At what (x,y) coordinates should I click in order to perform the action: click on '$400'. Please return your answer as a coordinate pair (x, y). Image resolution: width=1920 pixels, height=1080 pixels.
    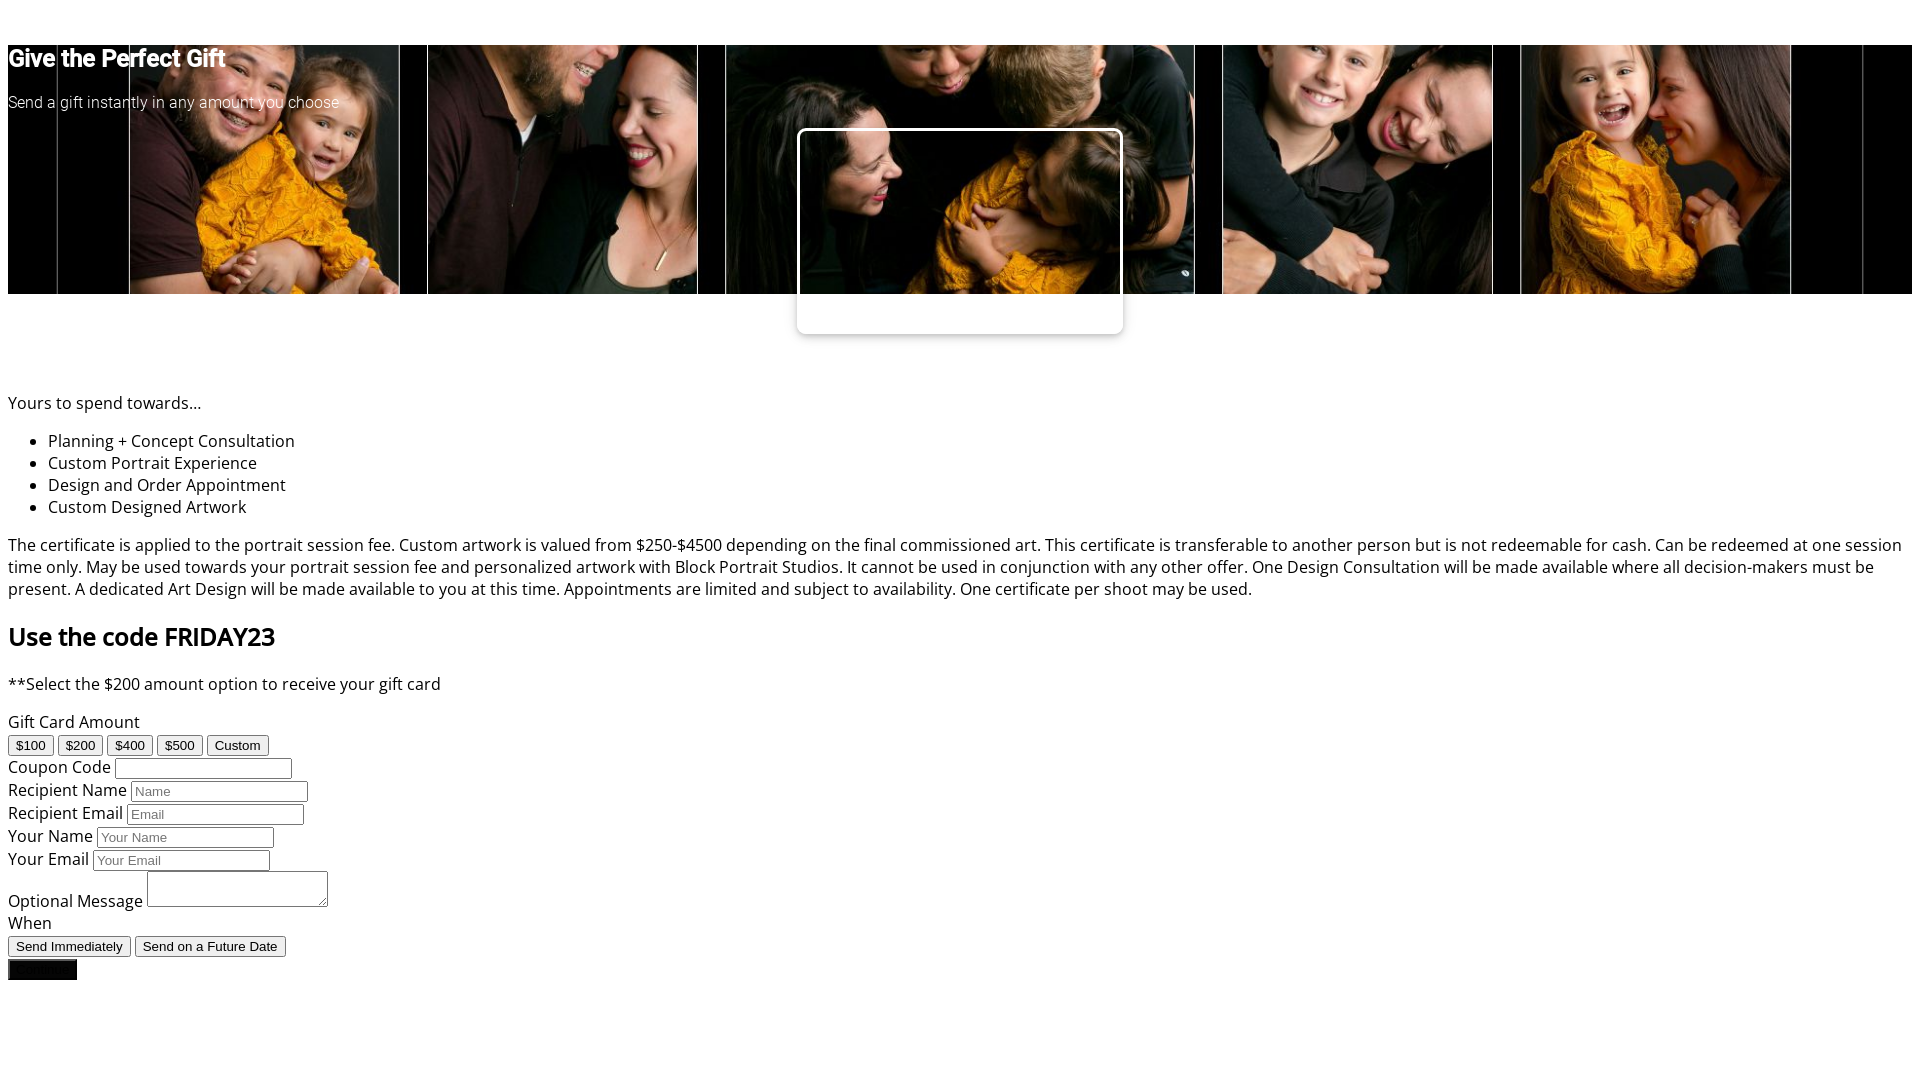
    Looking at the image, I should click on (105, 745).